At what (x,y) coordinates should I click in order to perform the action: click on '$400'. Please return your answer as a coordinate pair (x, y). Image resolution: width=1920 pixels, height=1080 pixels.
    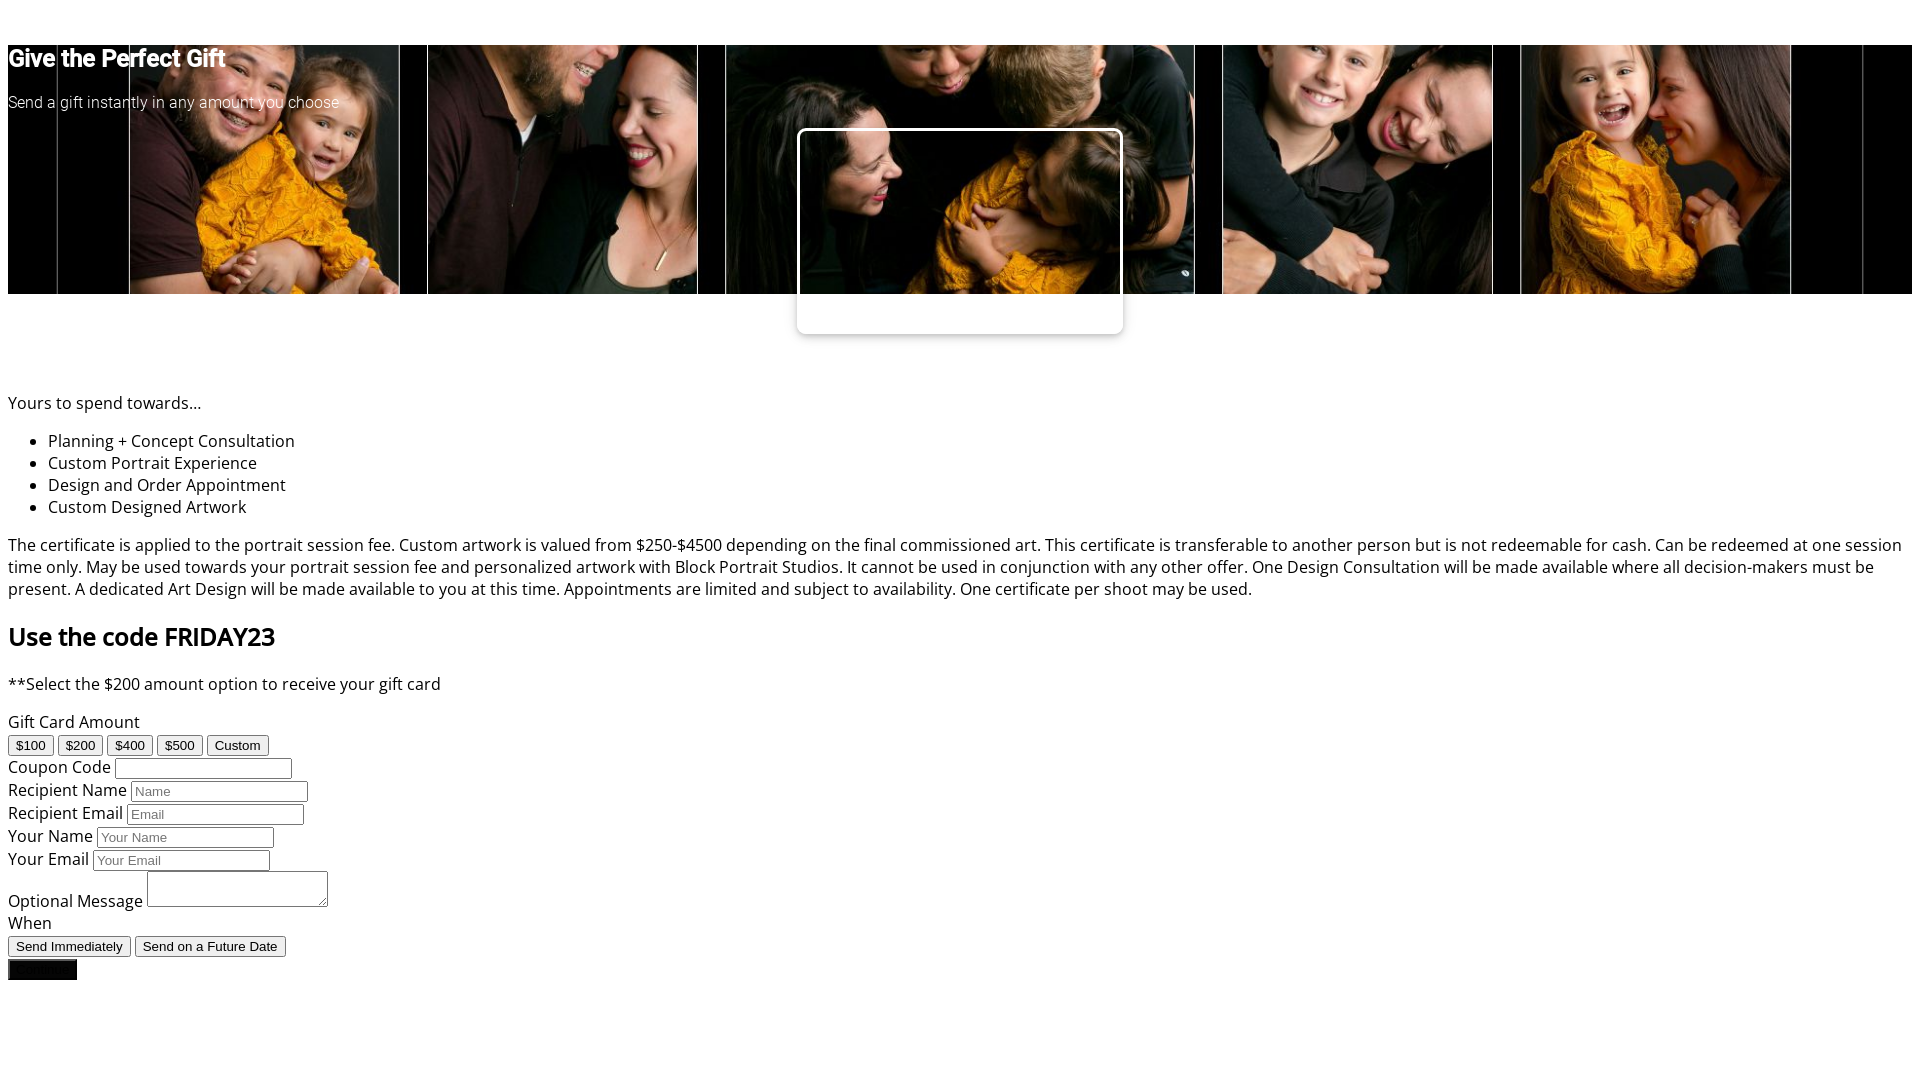
    Looking at the image, I should click on (105, 745).